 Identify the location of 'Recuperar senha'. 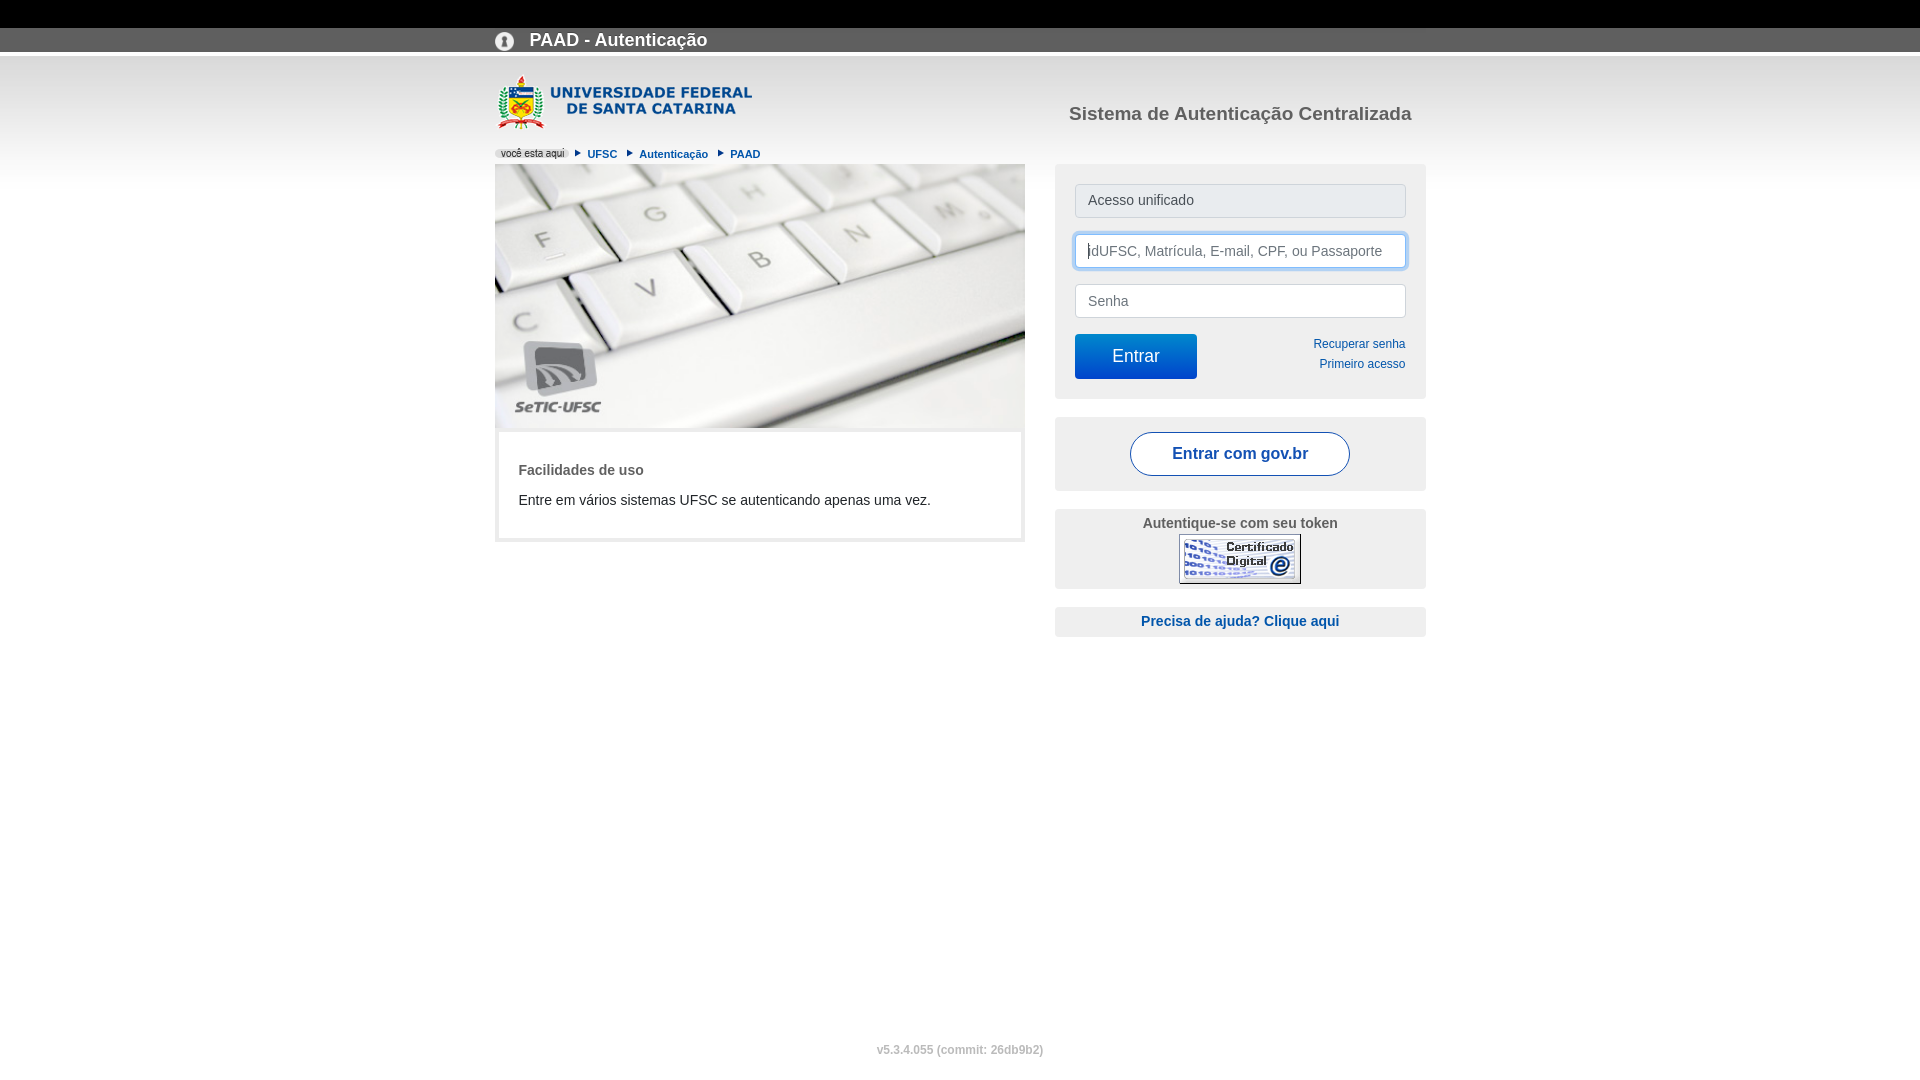
(1358, 342).